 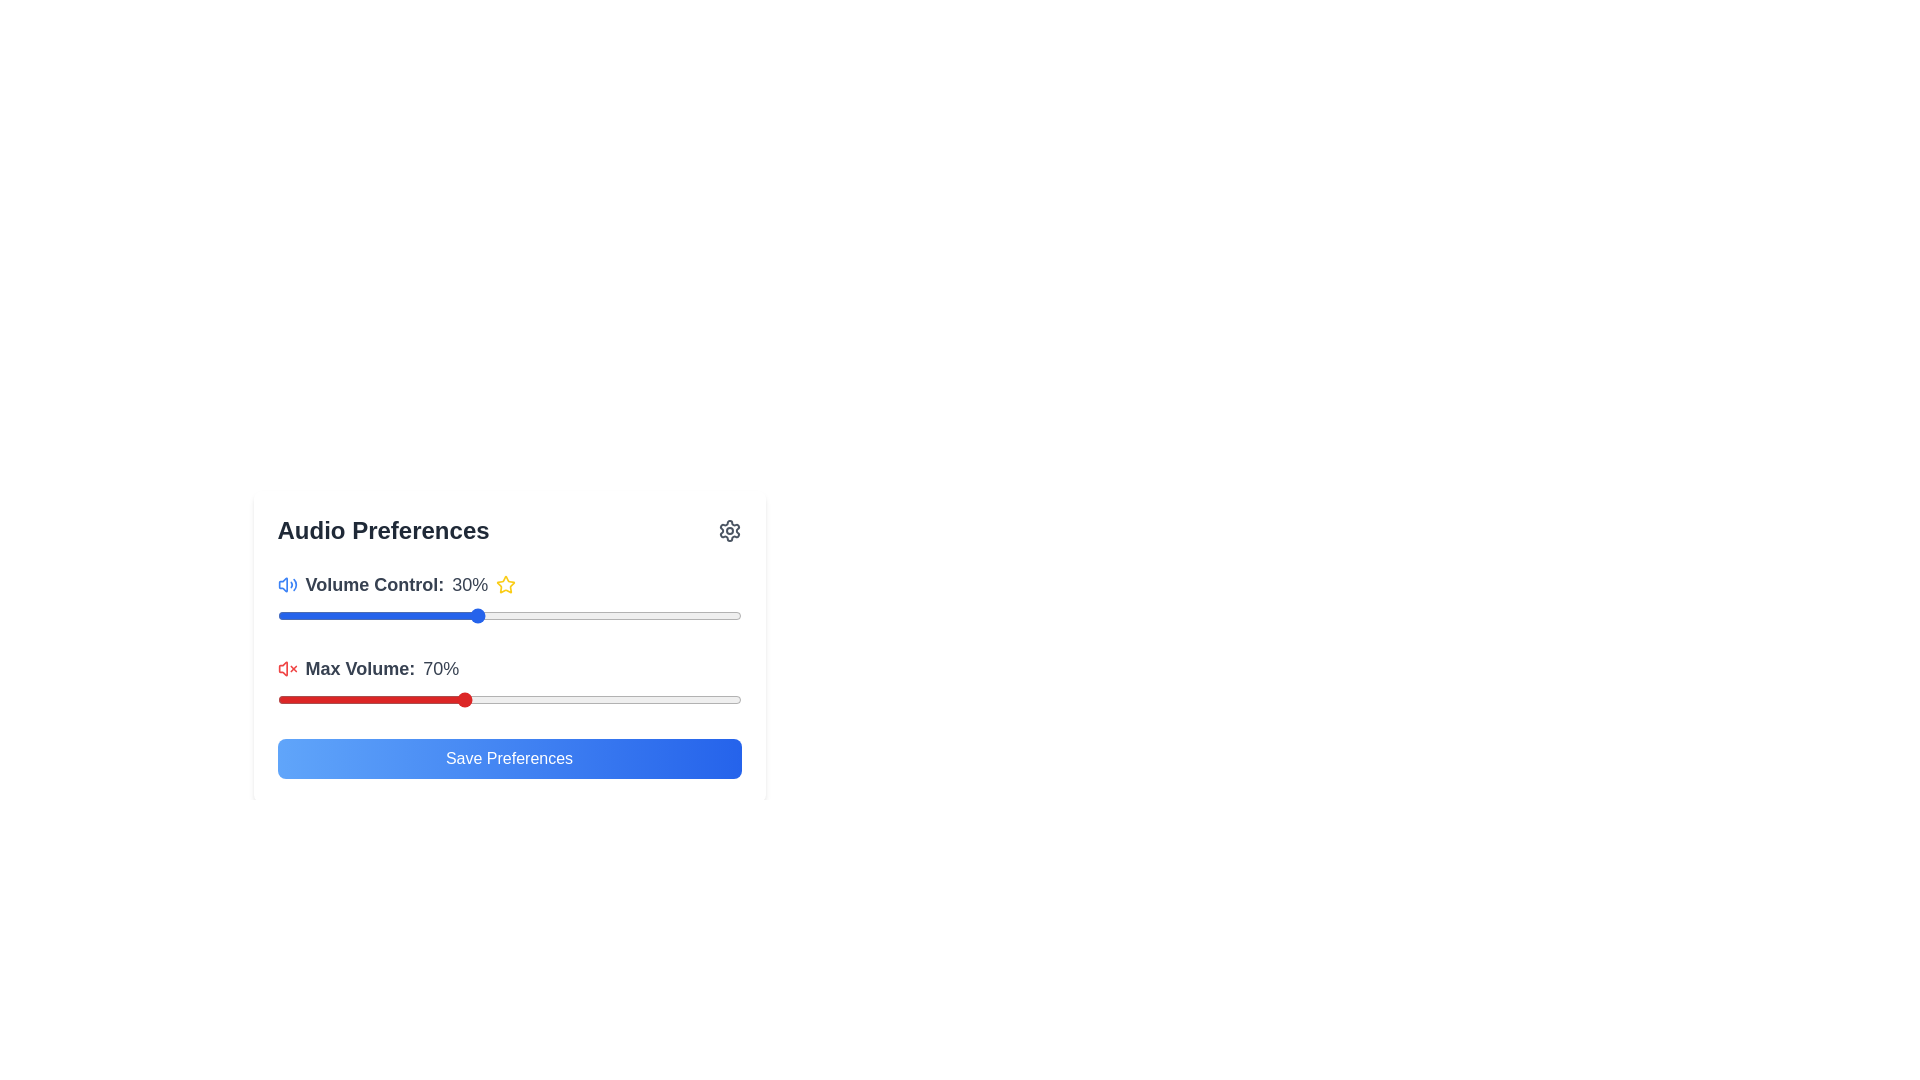 What do you see at coordinates (509, 698) in the screenshot?
I see `the slider located below the 'Max Volume: 70%' text in the 'Audio Preferences' section` at bounding box center [509, 698].